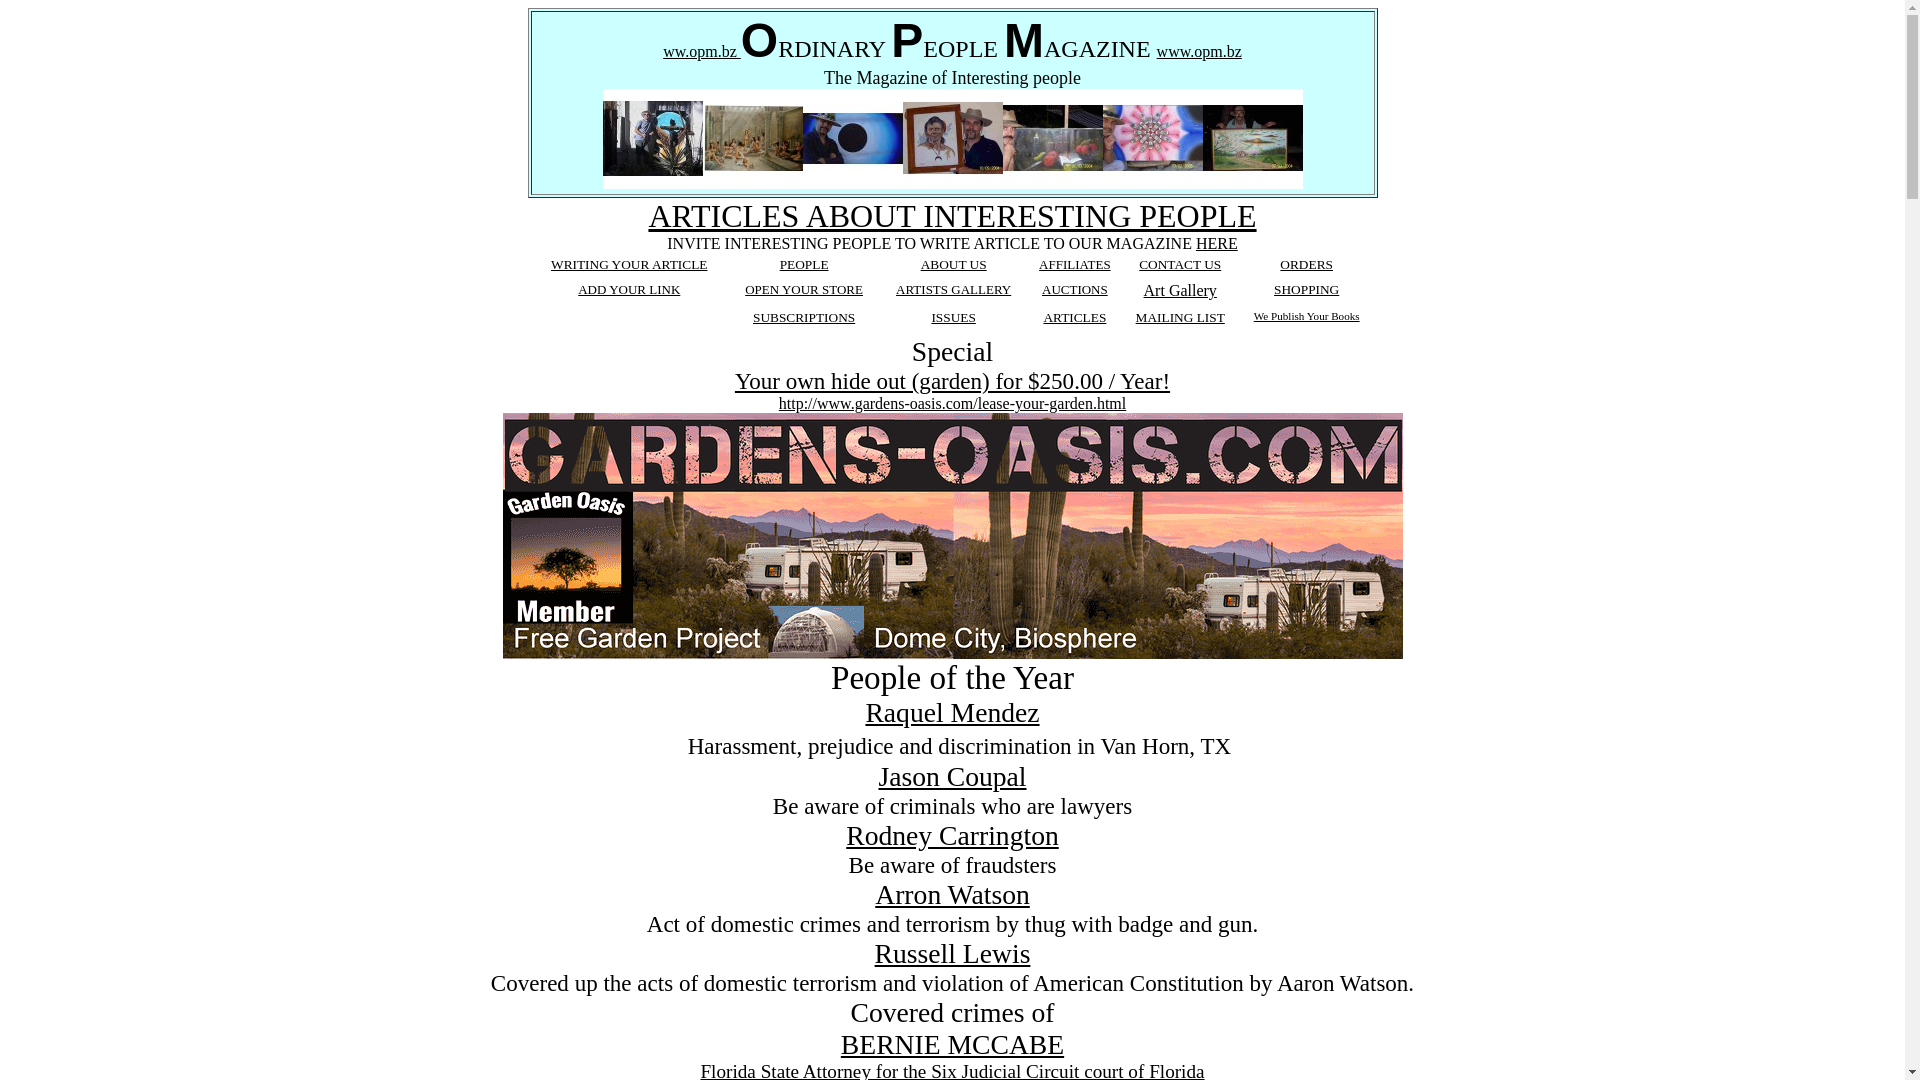 The height and width of the screenshot is (1080, 1920). Describe the element at coordinates (952, 316) in the screenshot. I see `'ISSUES'` at that location.